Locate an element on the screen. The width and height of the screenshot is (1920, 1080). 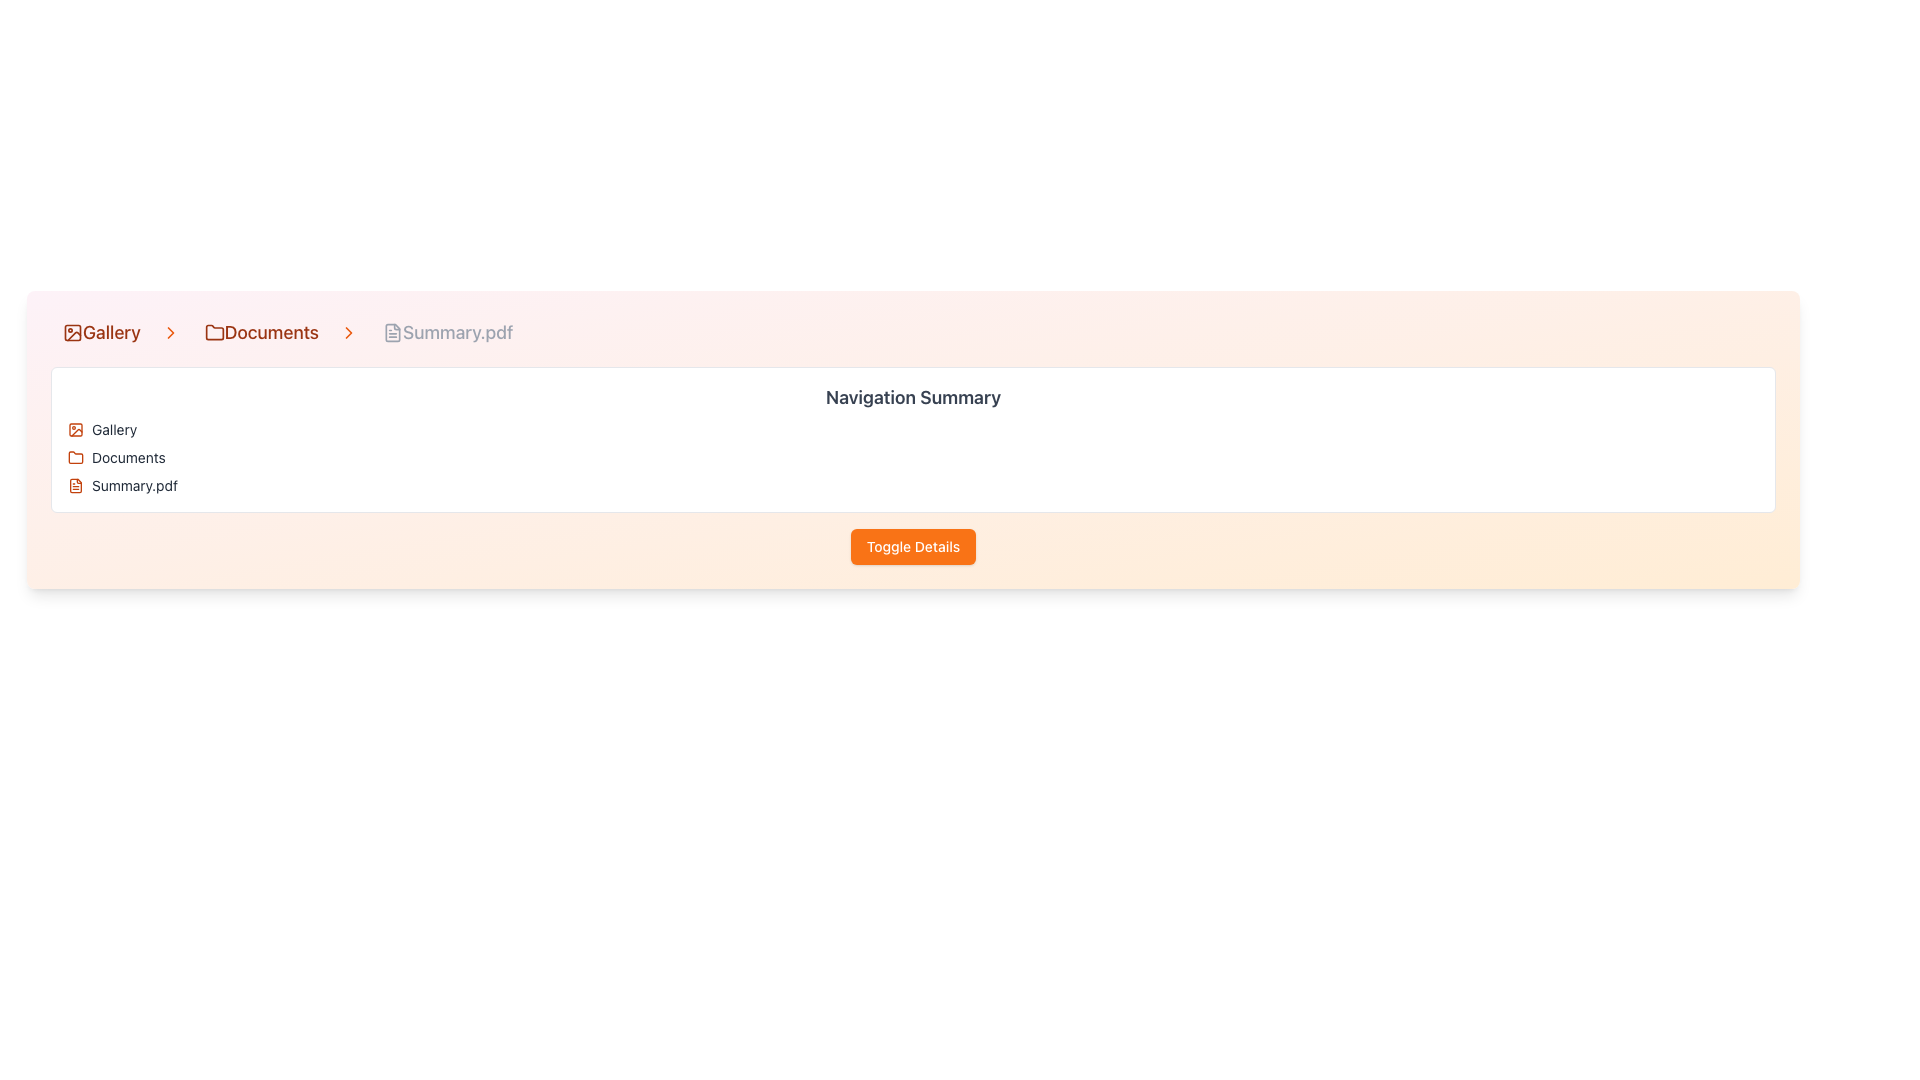
the icon representing the 'Summary.pdf' file in the breadcrumb navigation at the top part of the interface is located at coordinates (393, 331).